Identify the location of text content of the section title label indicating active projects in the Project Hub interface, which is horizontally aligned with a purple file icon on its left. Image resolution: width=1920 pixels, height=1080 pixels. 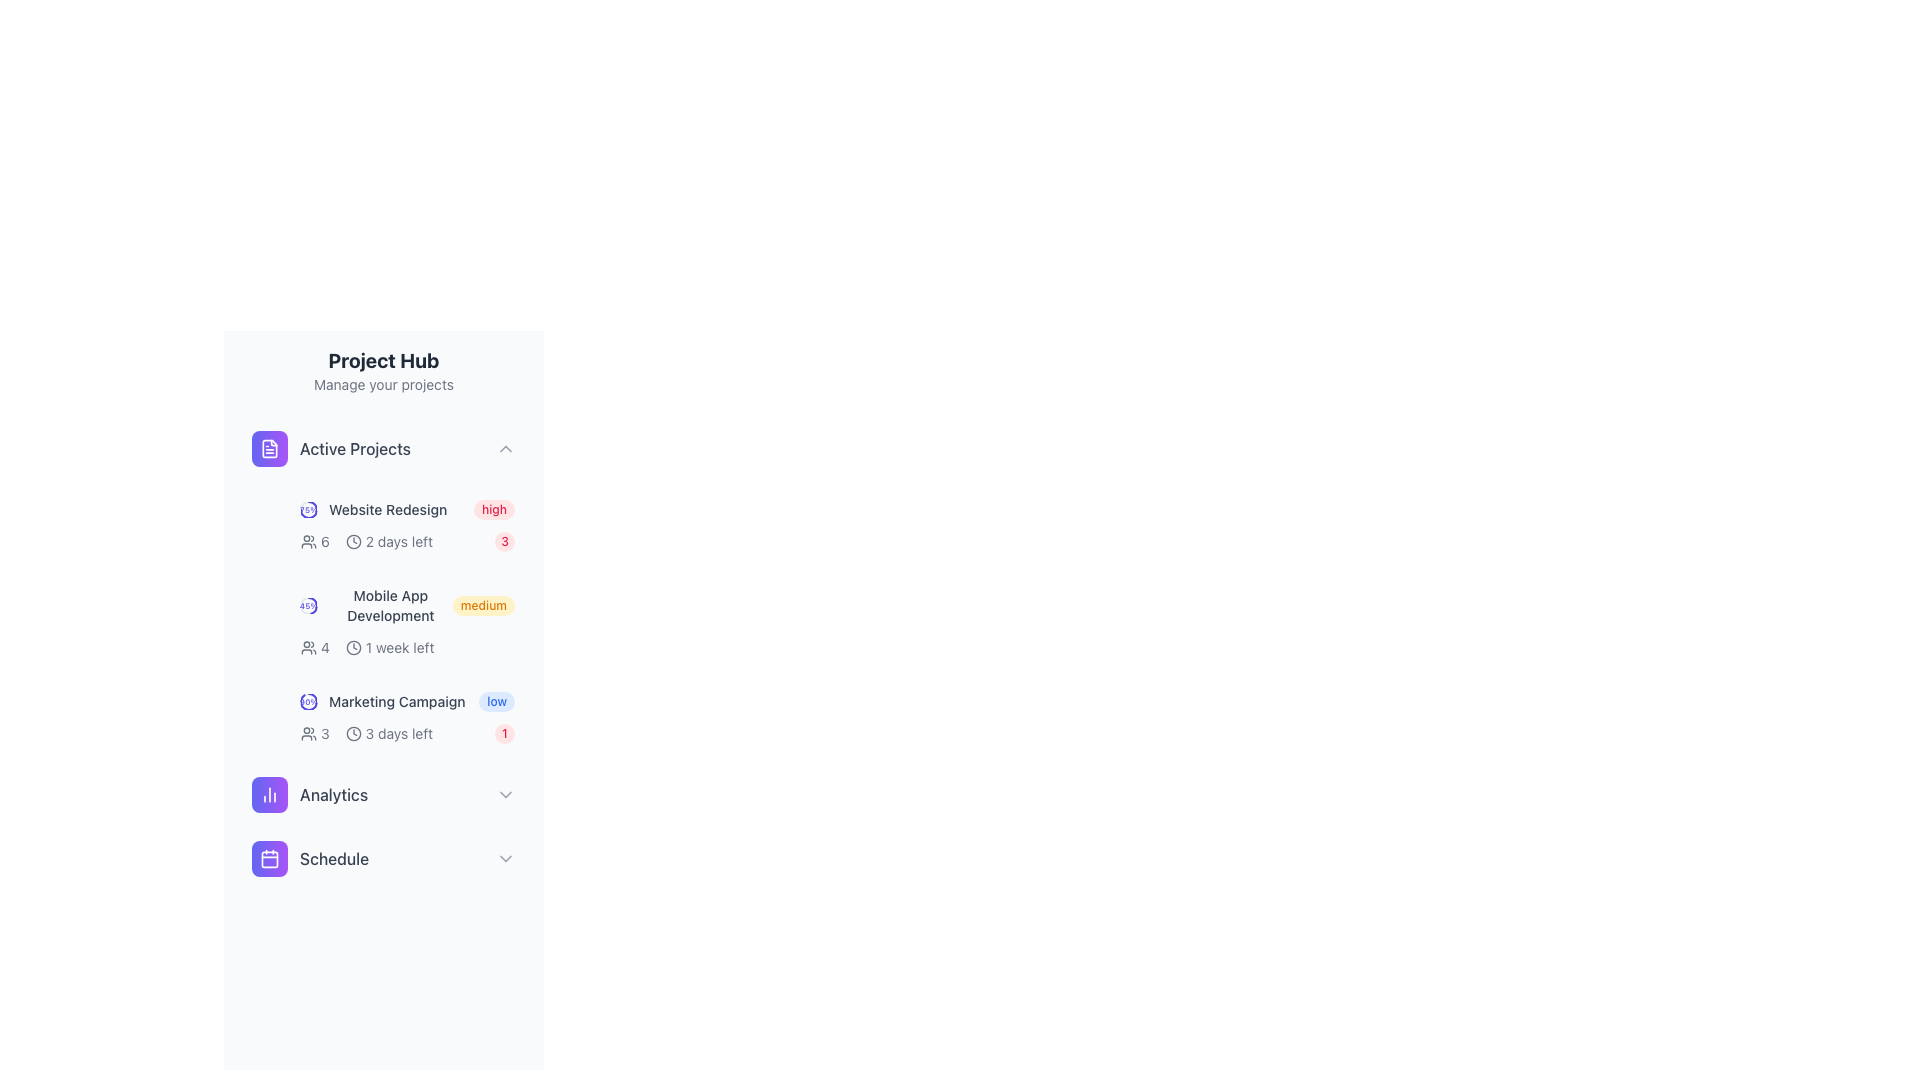
(355, 447).